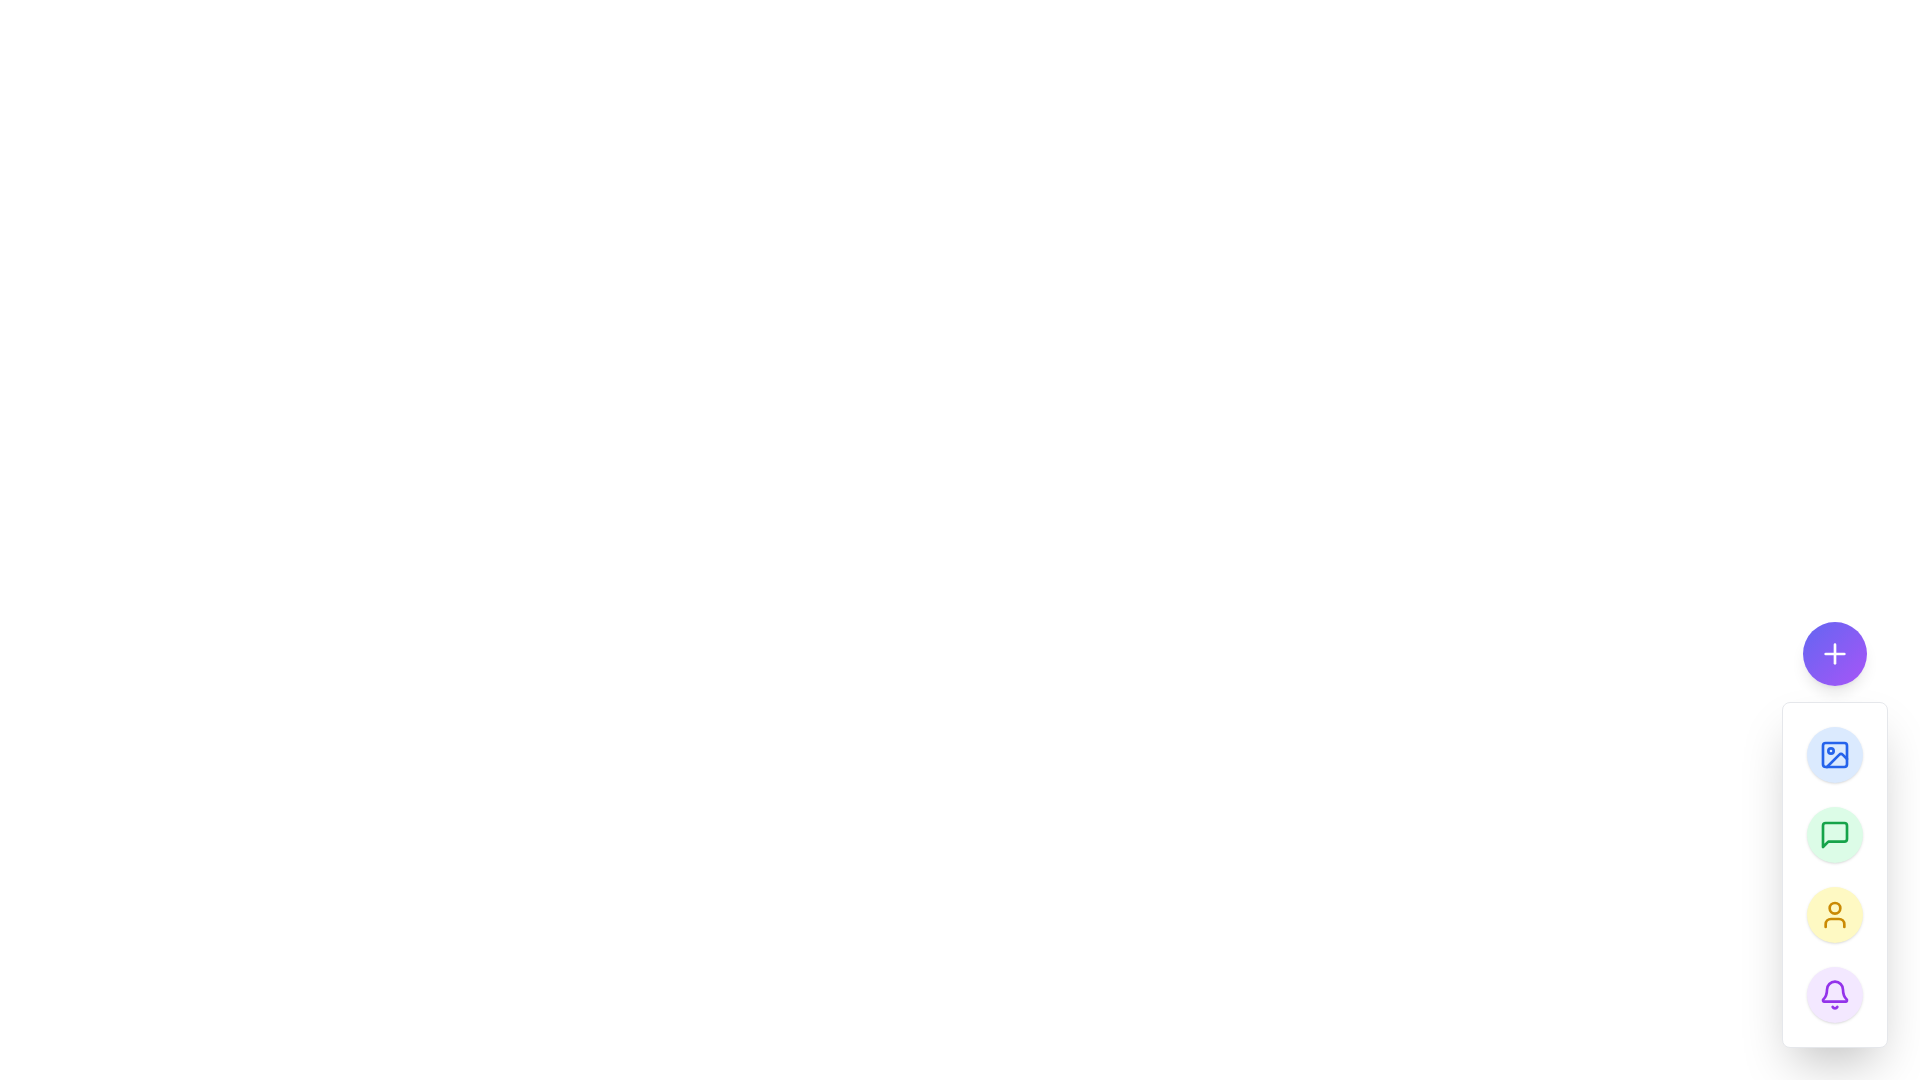 This screenshot has width=1920, height=1080. Describe the element at coordinates (1834, 654) in the screenshot. I see `the circular button with a gradient background that has a white plus symbol in the center` at that location.